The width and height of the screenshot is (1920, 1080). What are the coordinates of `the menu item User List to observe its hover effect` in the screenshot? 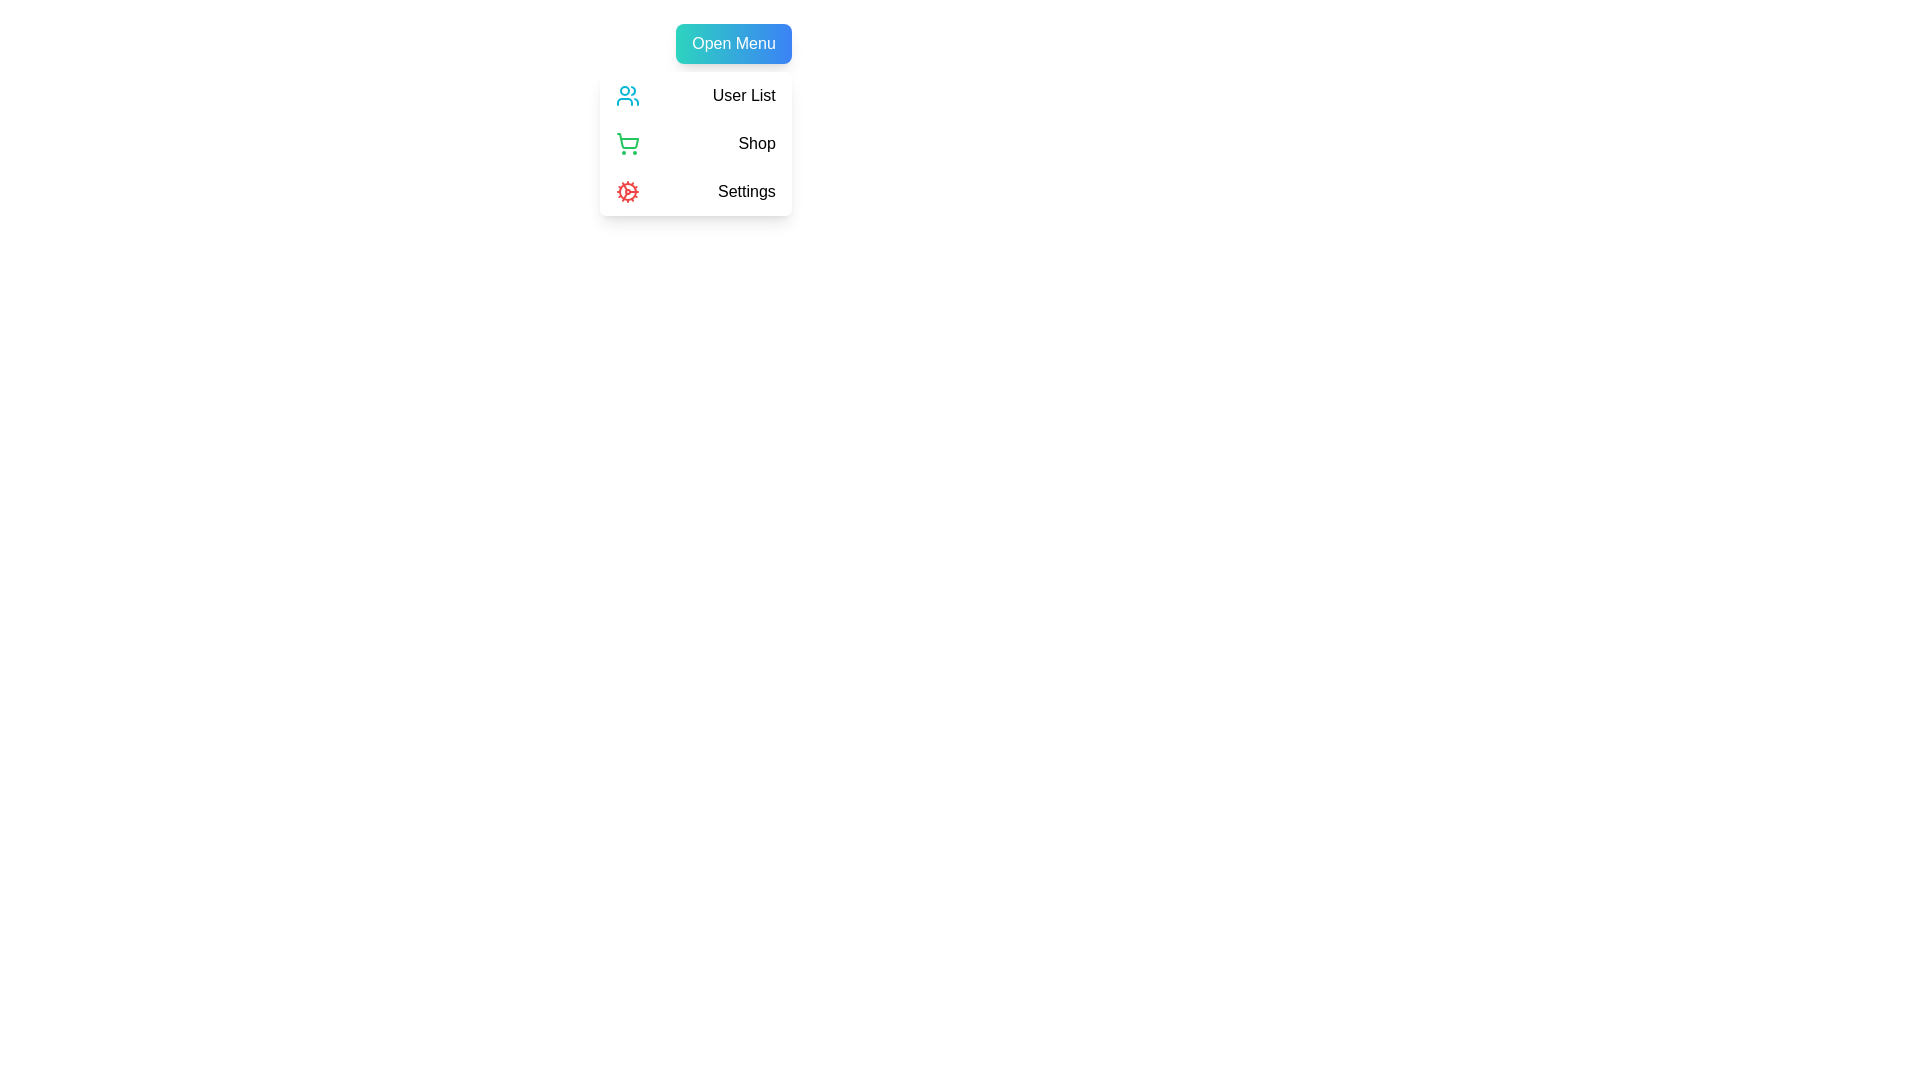 It's located at (695, 96).